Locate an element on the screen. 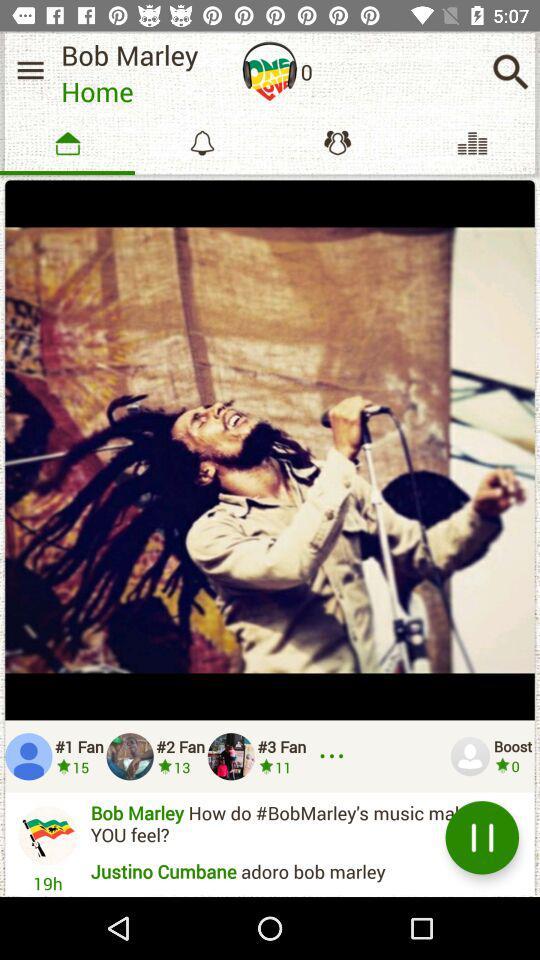 The image size is (540, 960). side menu is located at coordinates (29, 70).